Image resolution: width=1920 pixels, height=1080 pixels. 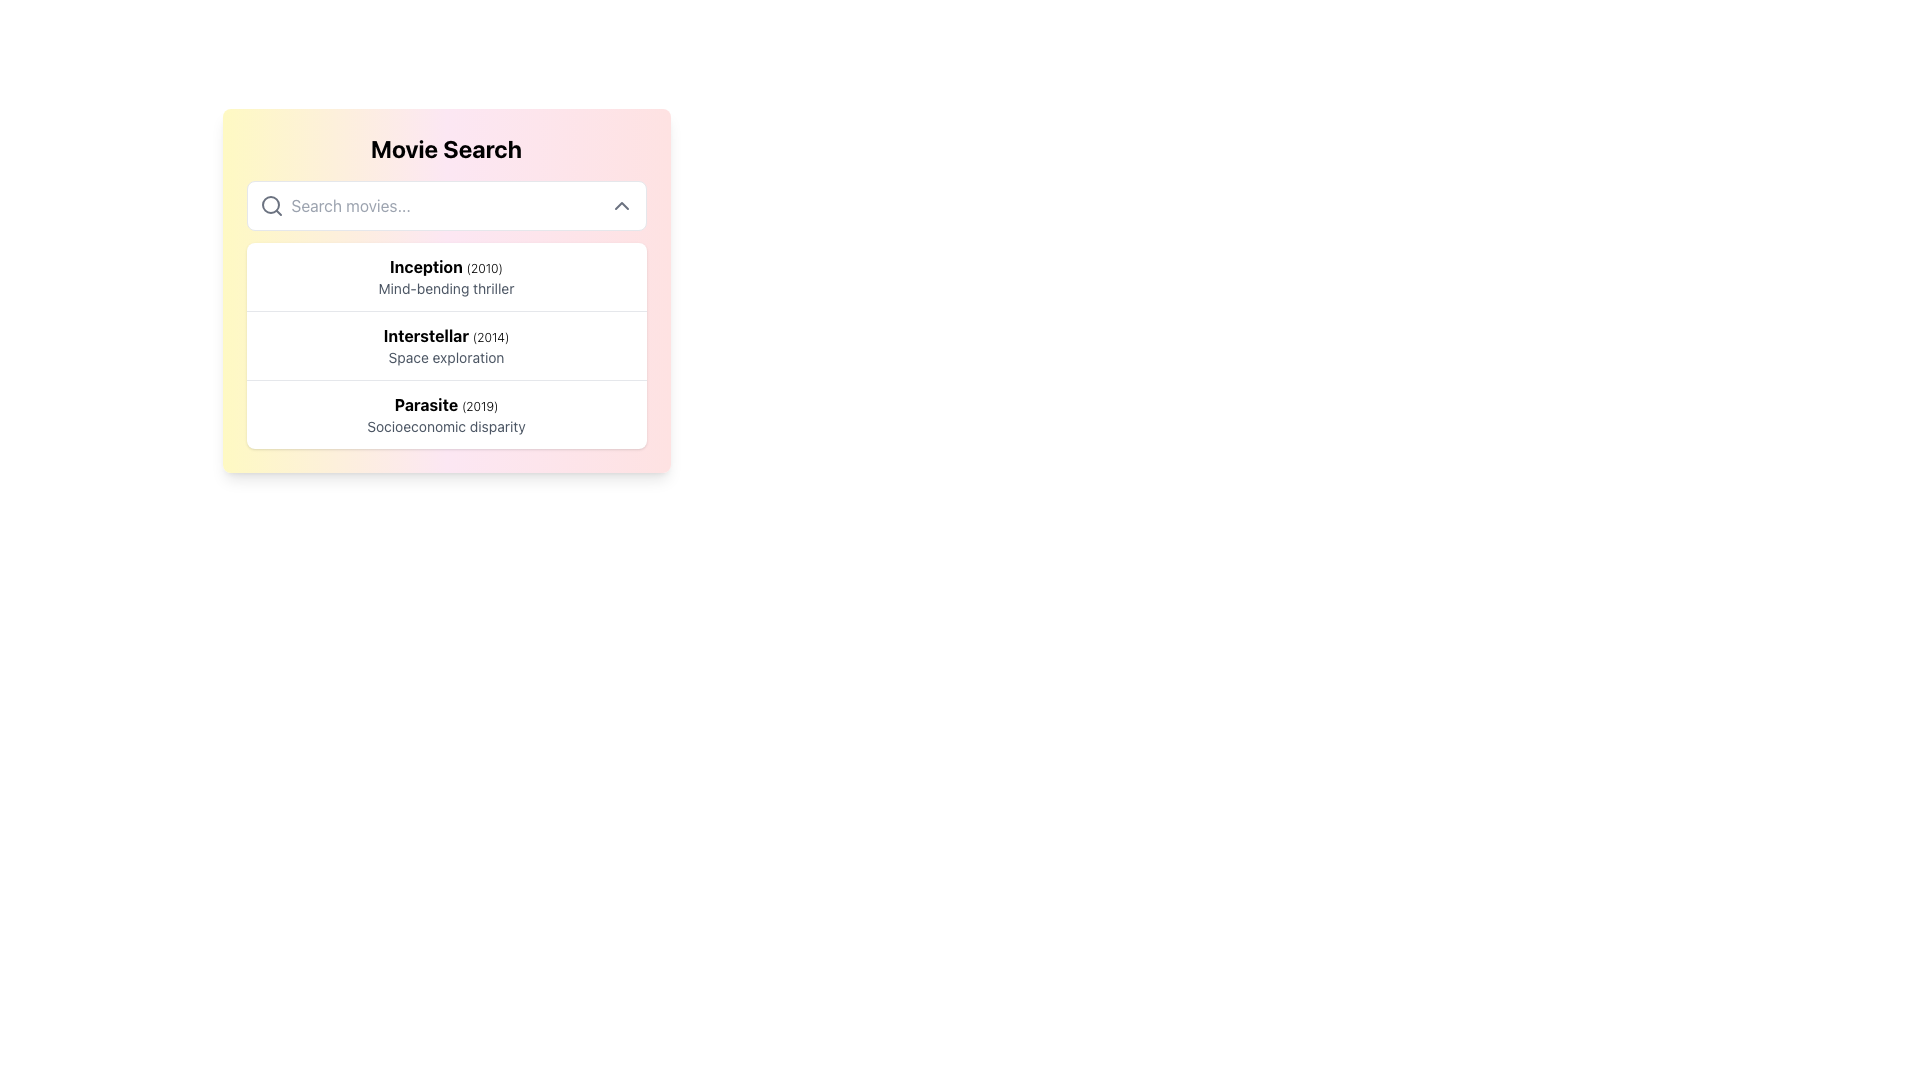 What do you see at coordinates (620, 205) in the screenshot?
I see `the upward-facing chevron icon button located at the far right of the 'Movie Search' rectangular search bar` at bounding box center [620, 205].